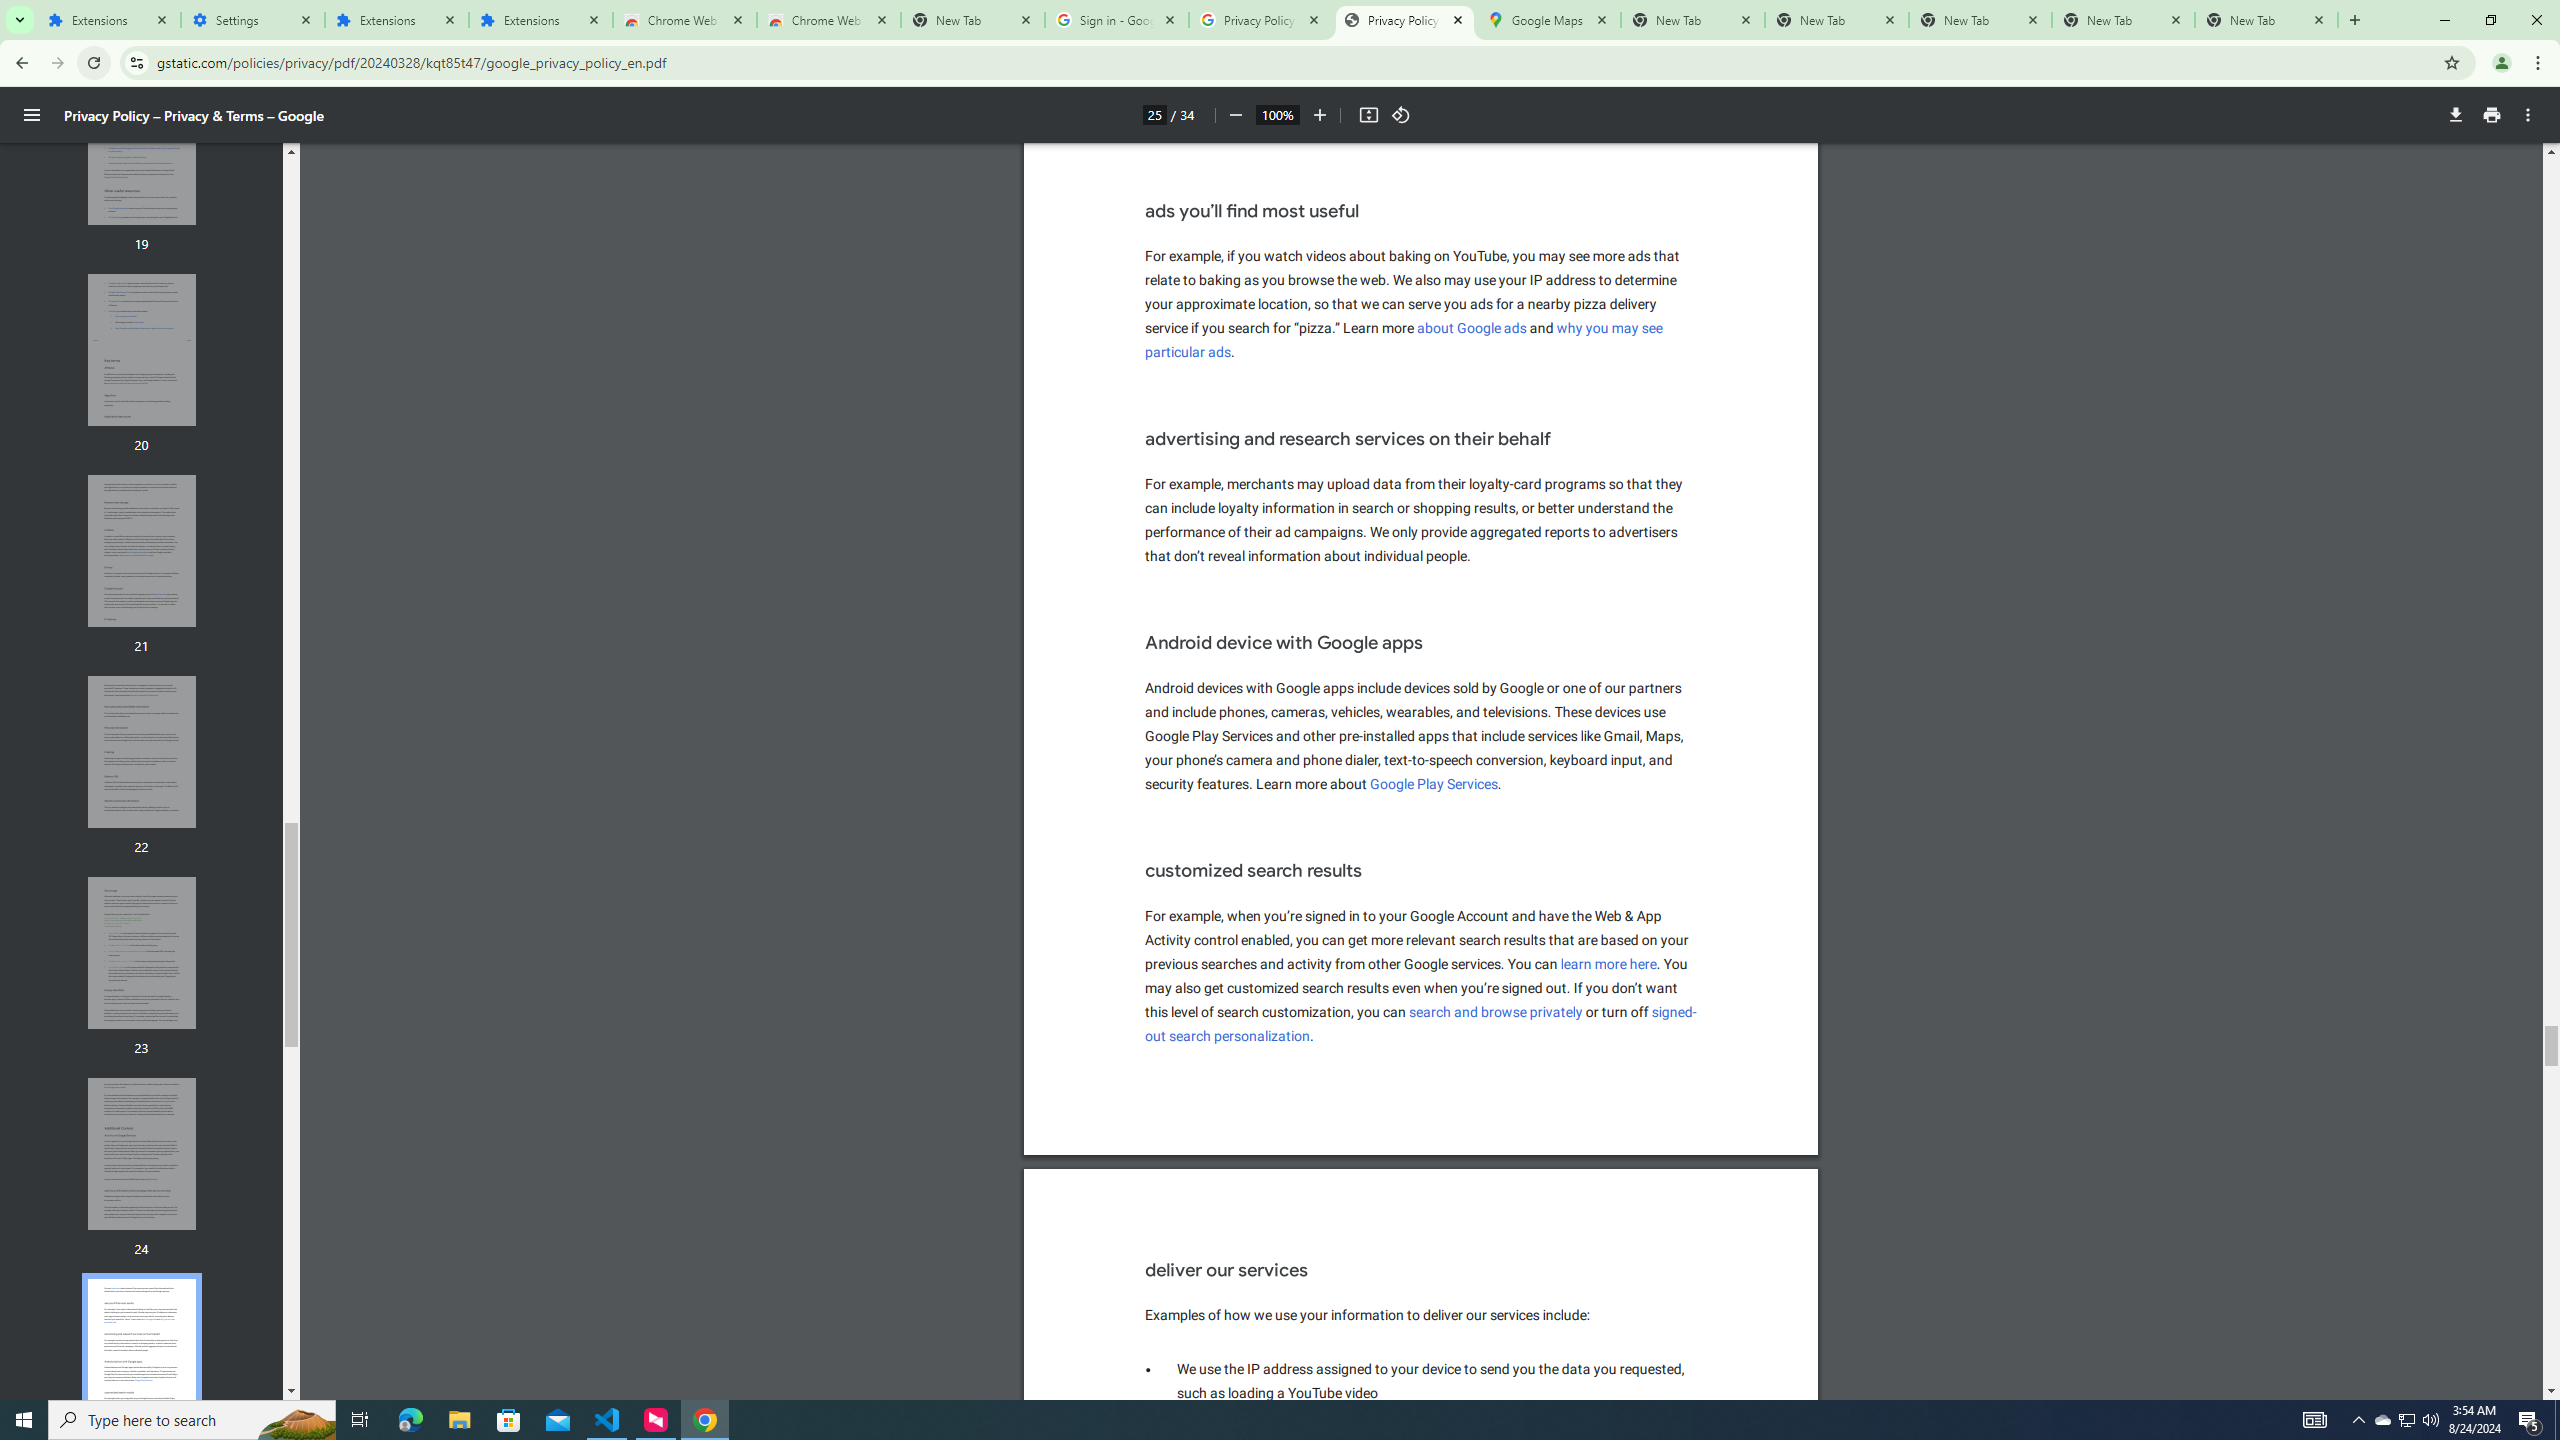 Image resolution: width=2560 pixels, height=1440 pixels. I want to click on 'New Tab', so click(2266, 19).